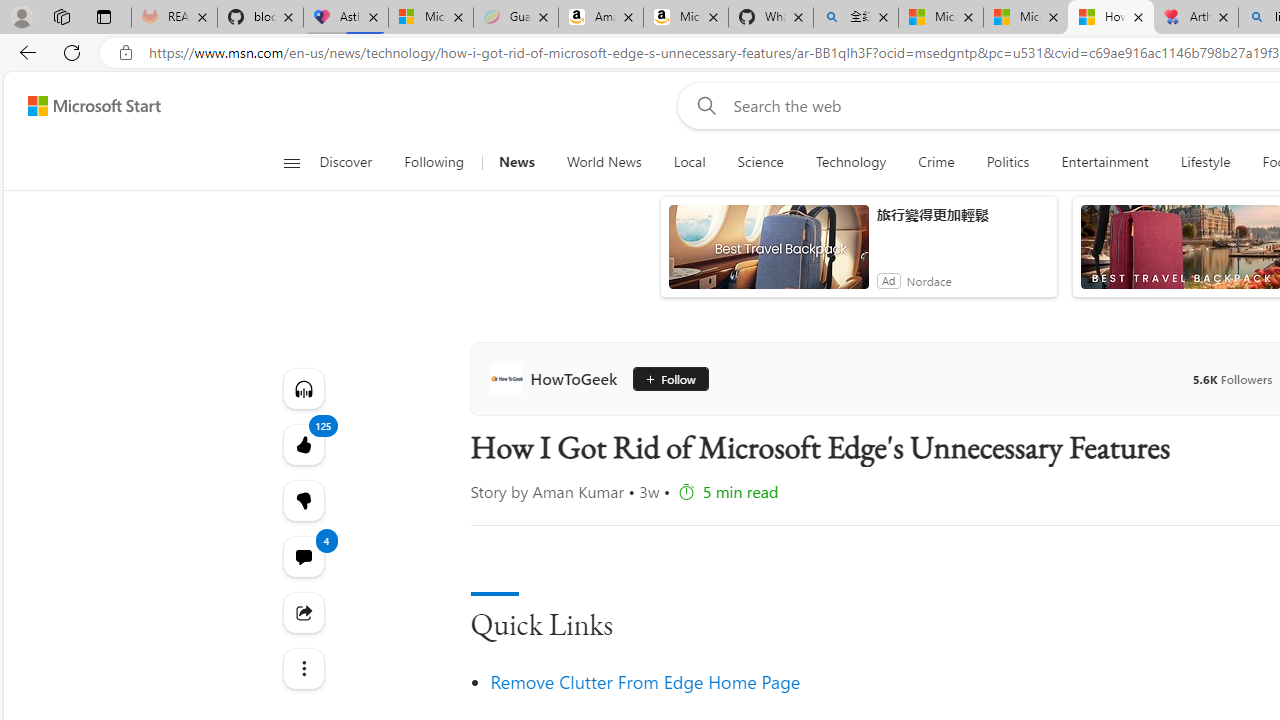  What do you see at coordinates (645, 681) in the screenshot?
I see `'Remove Clutter From Edge Home Page'` at bounding box center [645, 681].